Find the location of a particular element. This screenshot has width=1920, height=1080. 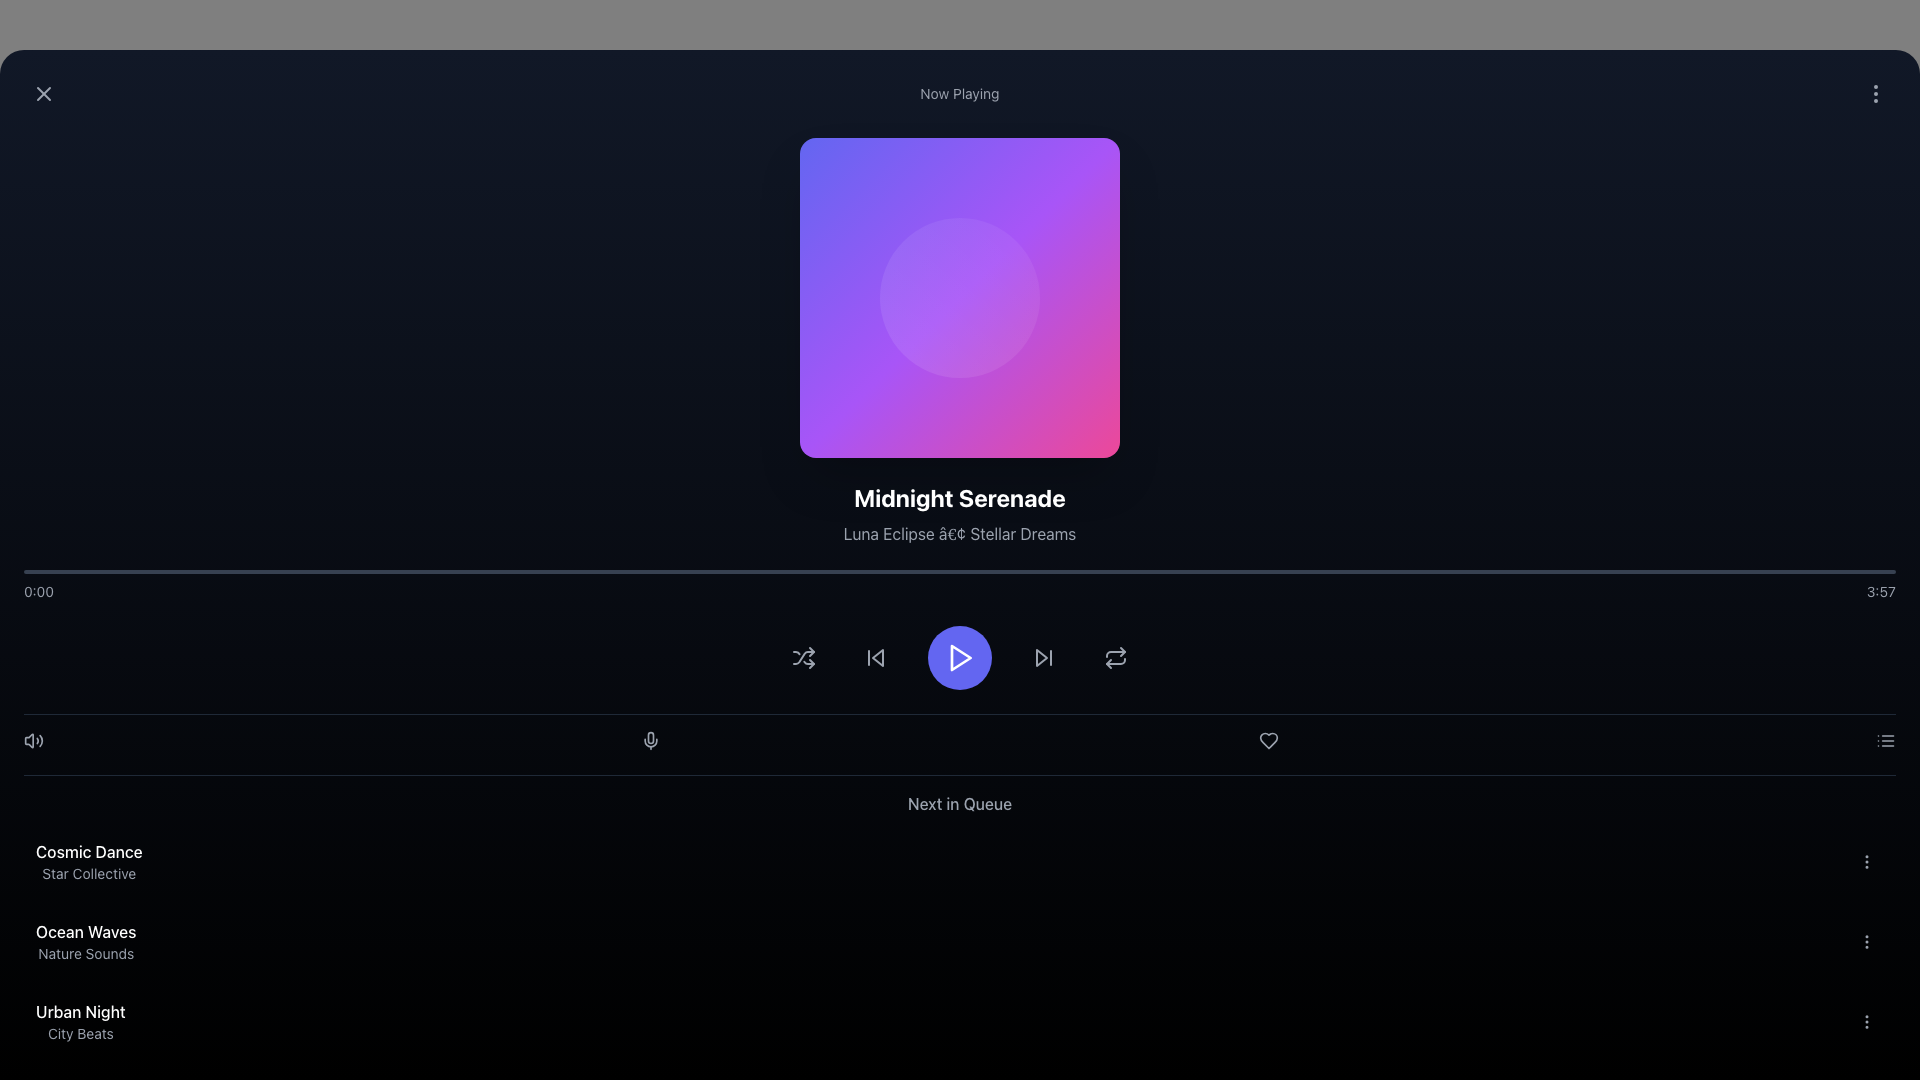

the playback progress is located at coordinates (398, 571).